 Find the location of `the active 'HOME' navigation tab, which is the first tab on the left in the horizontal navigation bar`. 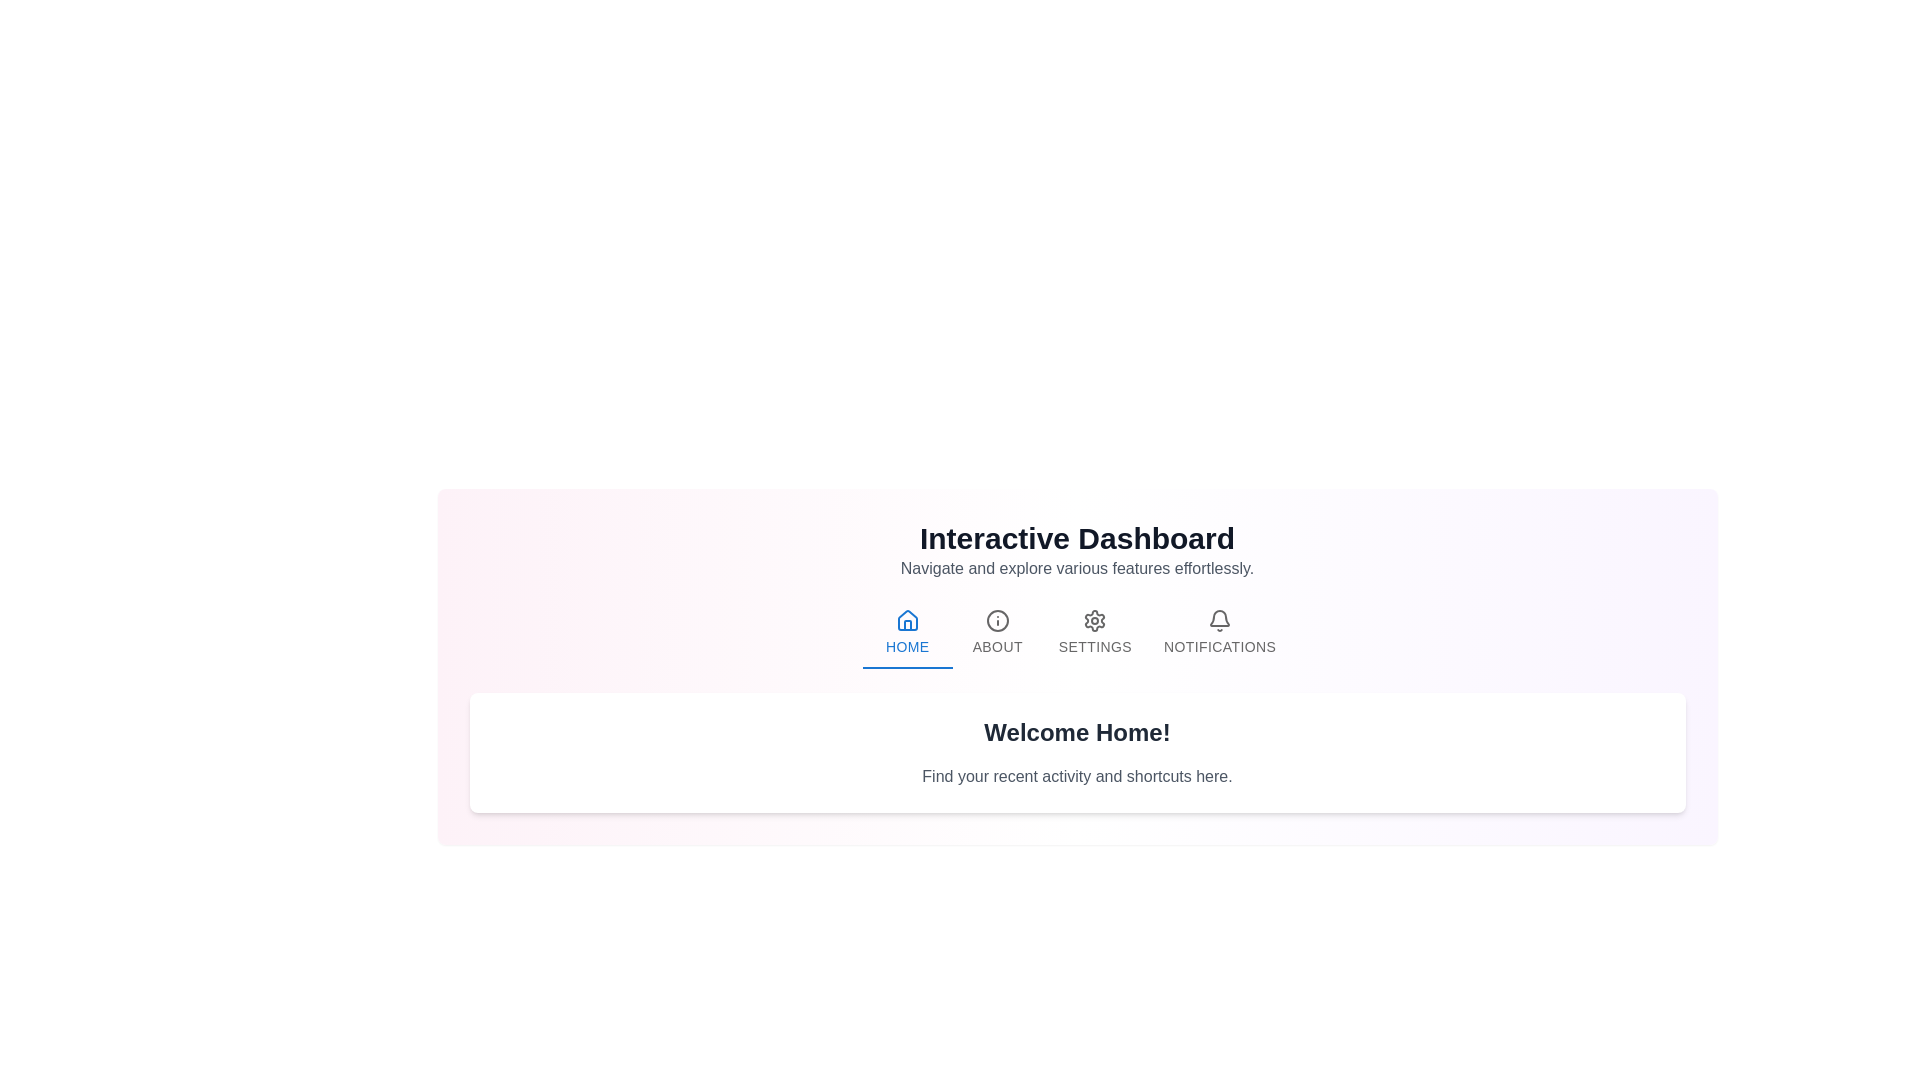

the active 'HOME' navigation tab, which is the first tab on the left in the horizontal navigation bar is located at coordinates (906, 632).